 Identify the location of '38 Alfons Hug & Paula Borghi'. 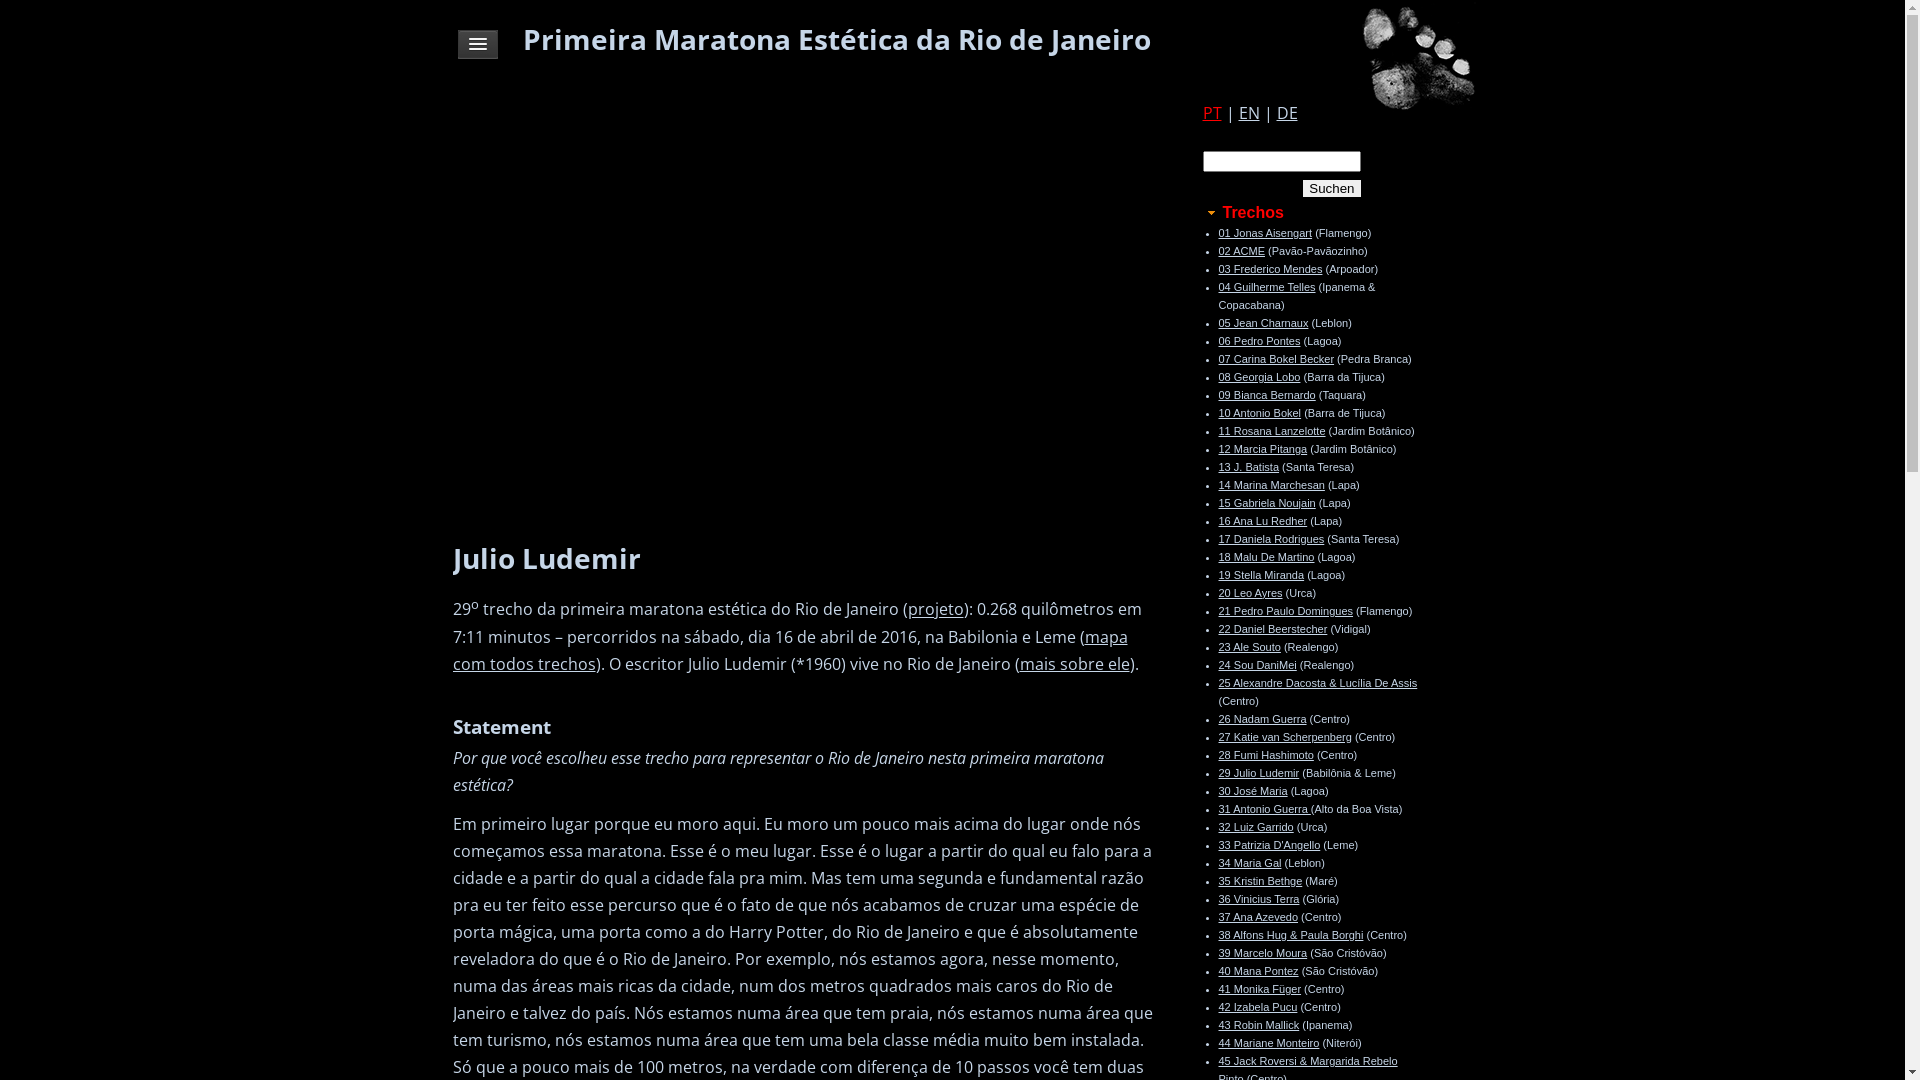
(1217, 934).